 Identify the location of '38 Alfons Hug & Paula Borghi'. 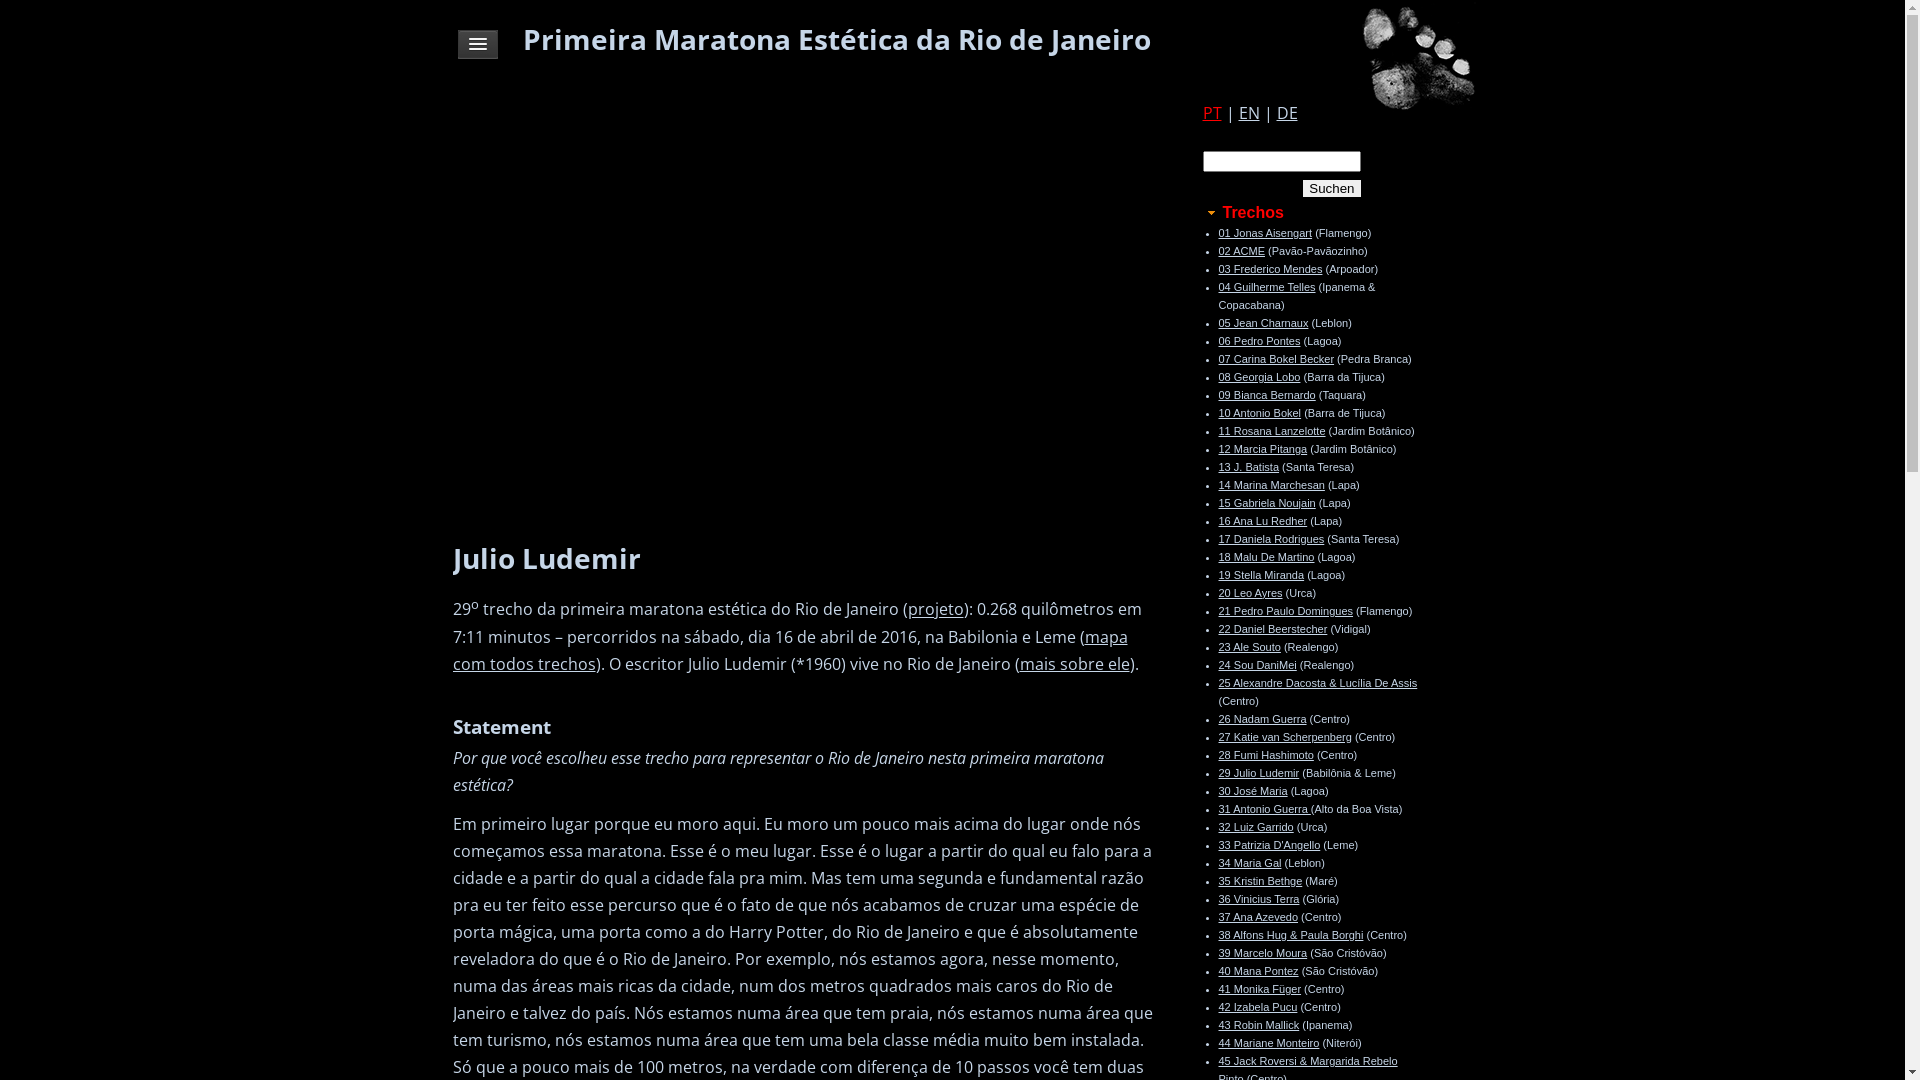
(1217, 934).